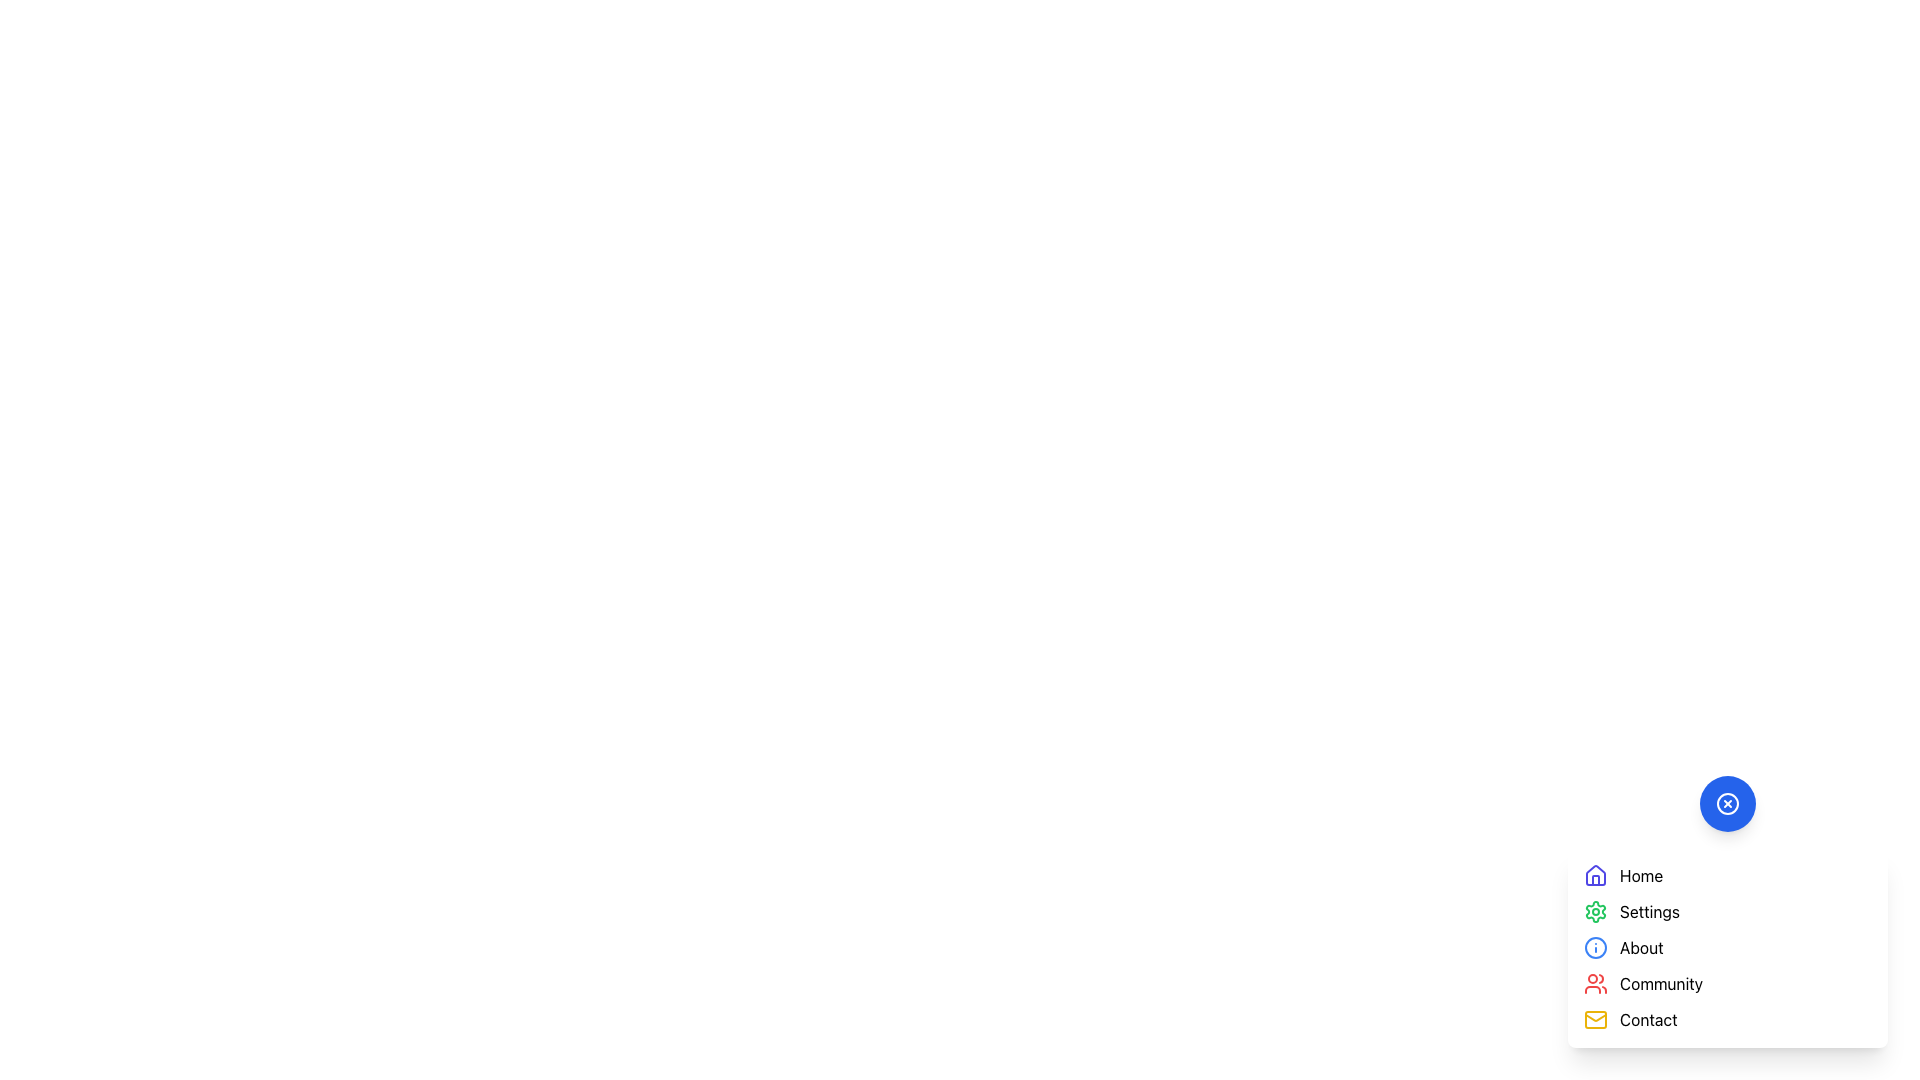  I want to click on the gear icon representing the 'Settings' menu item, so click(1595, 911).